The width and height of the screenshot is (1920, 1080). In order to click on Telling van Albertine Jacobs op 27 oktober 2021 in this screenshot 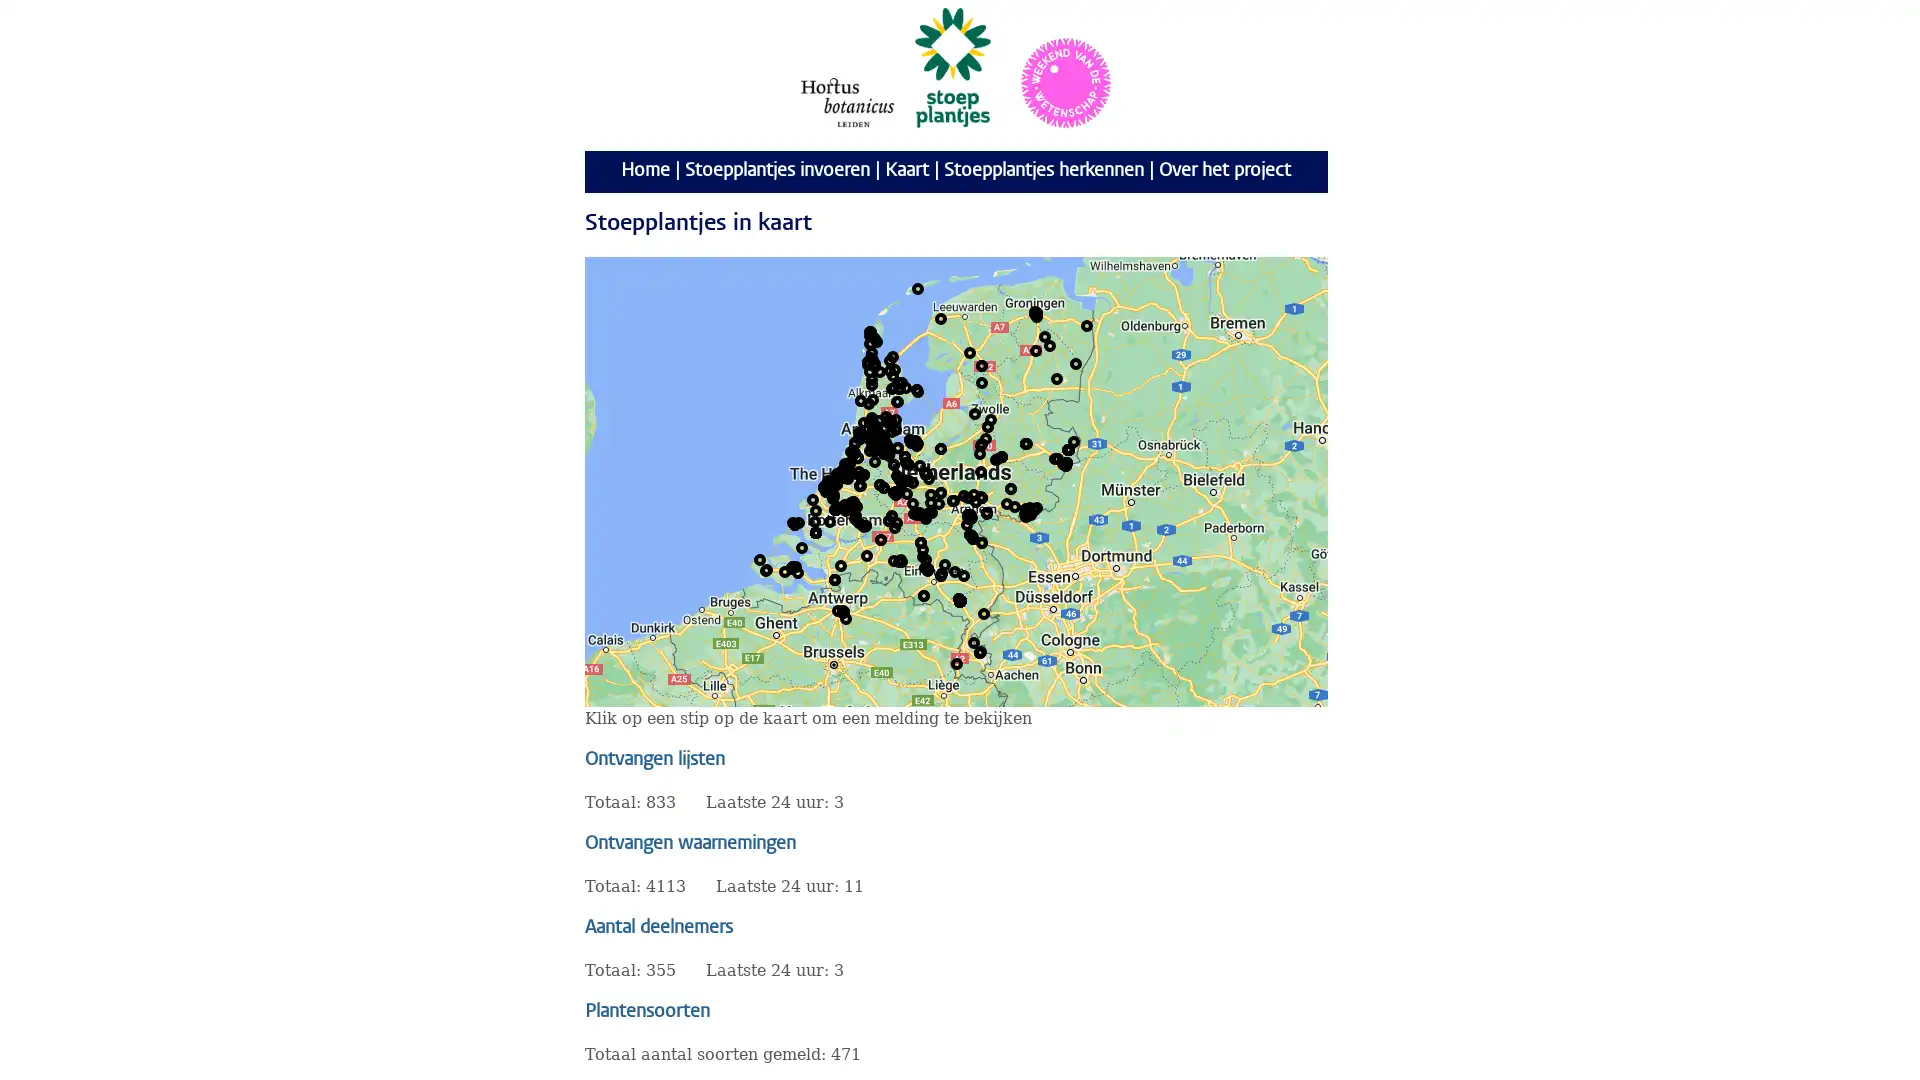, I will do `click(917, 512)`.